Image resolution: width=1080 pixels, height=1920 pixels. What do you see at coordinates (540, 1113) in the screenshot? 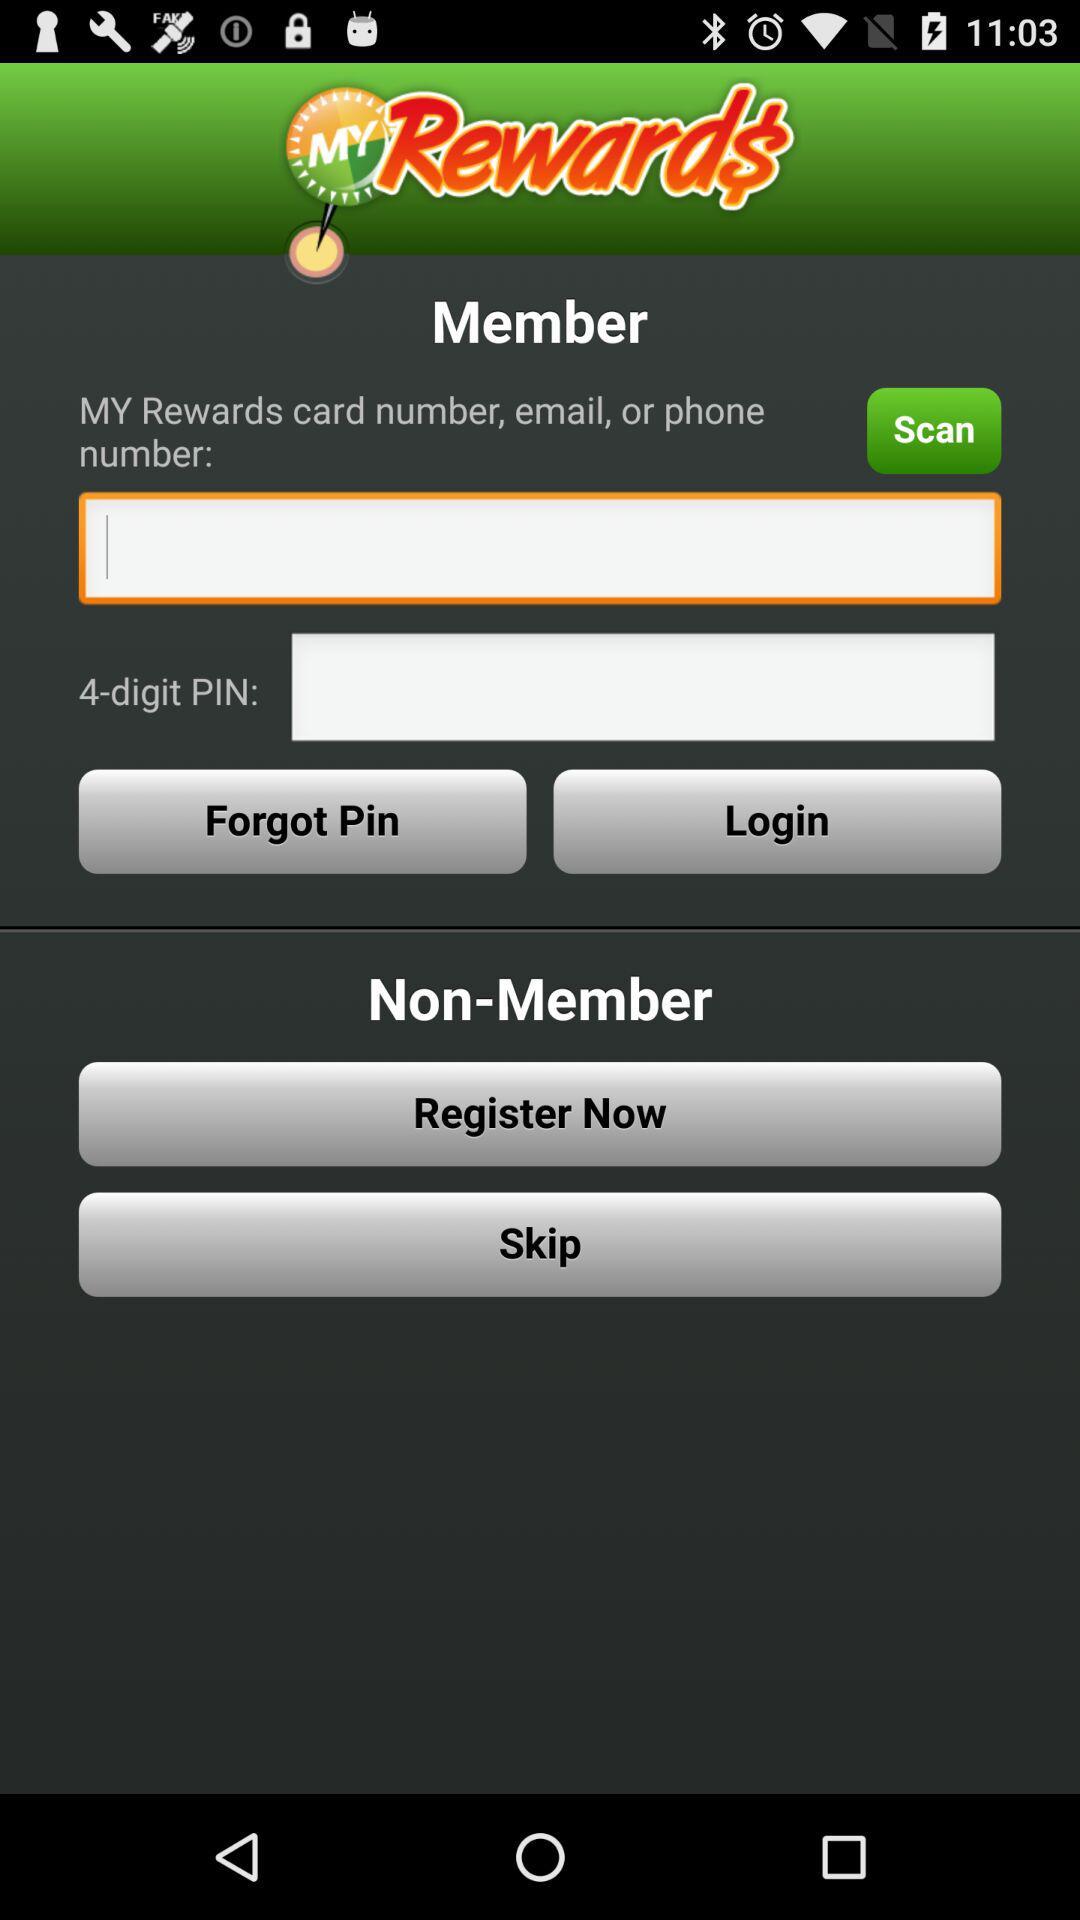
I see `register now button` at bounding box center [540, 1113].